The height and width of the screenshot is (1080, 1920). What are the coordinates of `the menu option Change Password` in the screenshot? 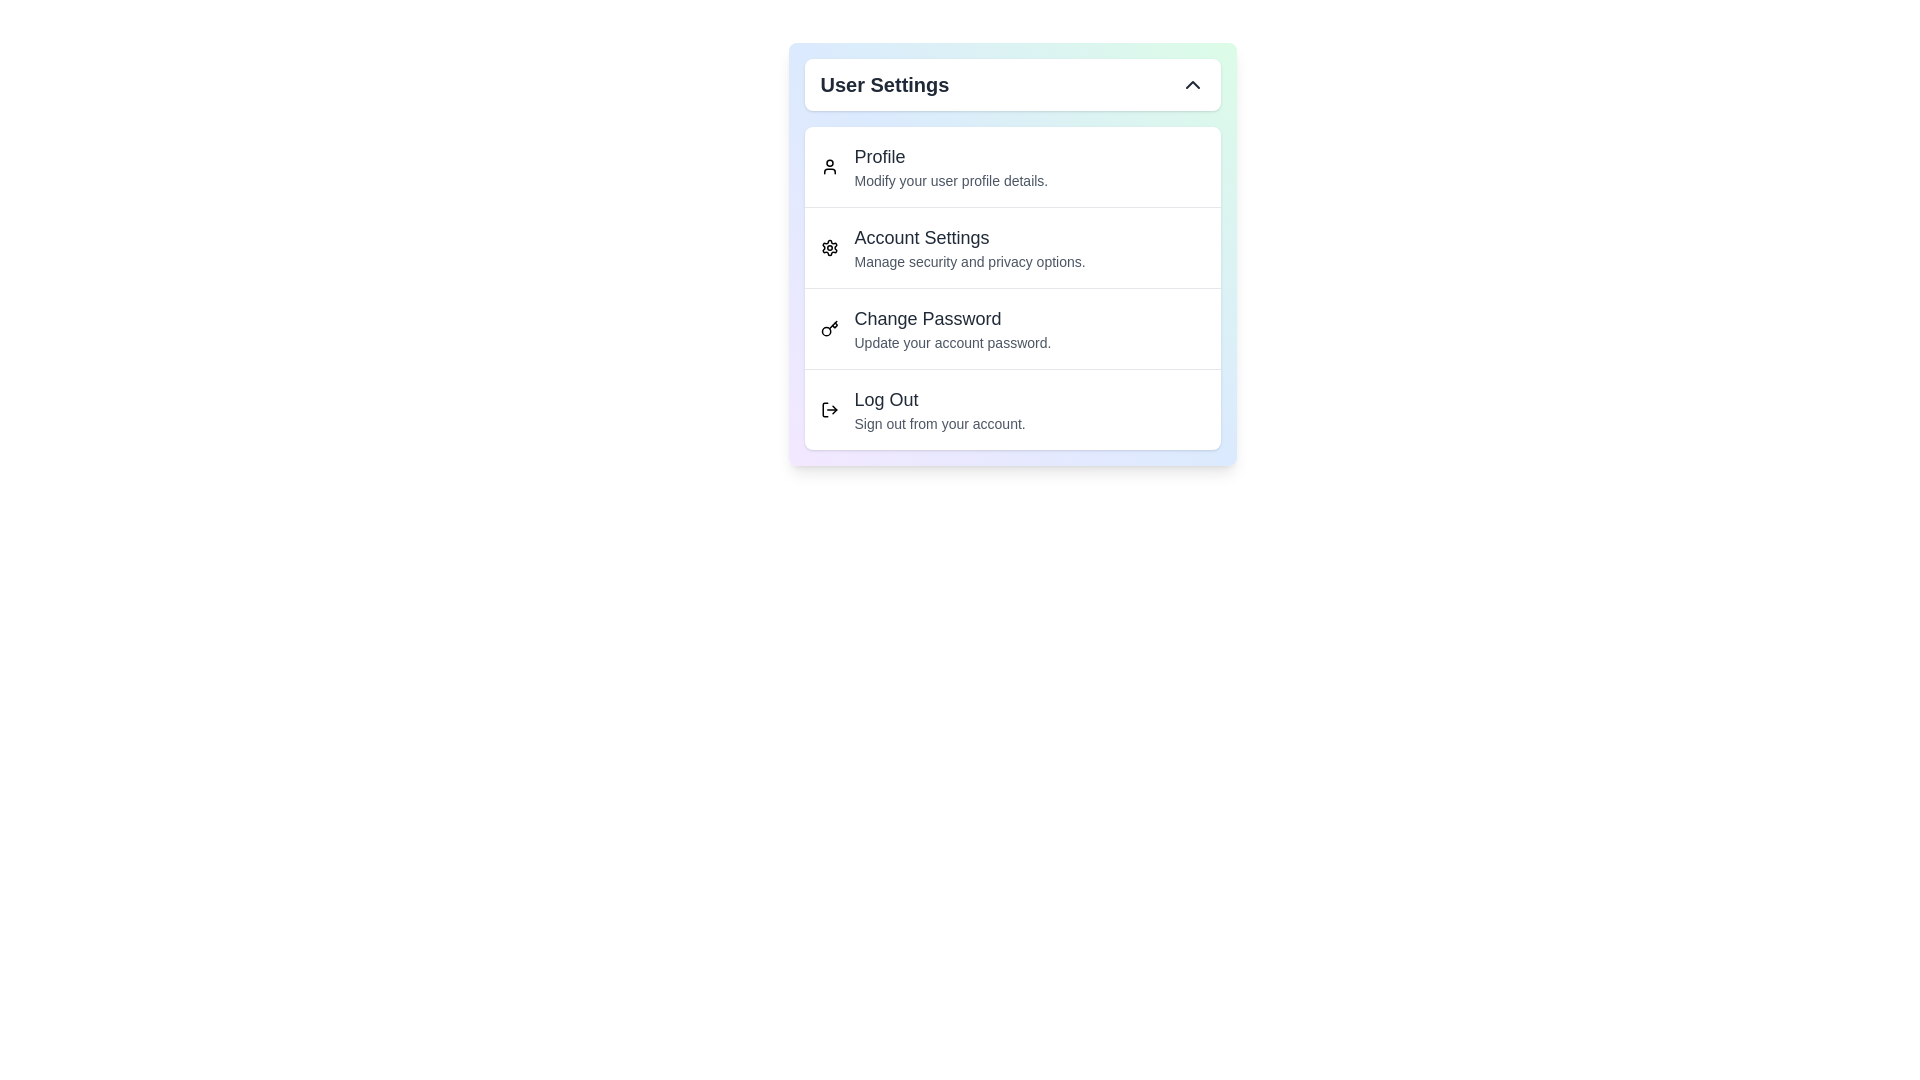 It's located at (1012, 327).